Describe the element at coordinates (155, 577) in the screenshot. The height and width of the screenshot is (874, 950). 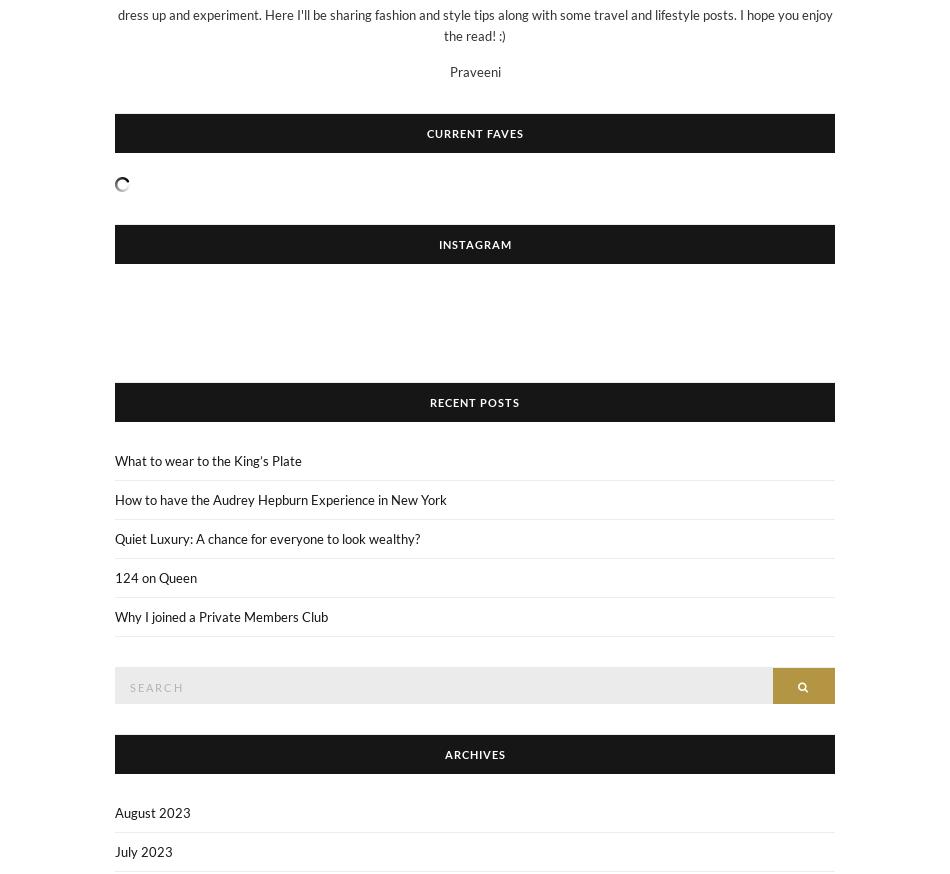
I see `'124 on Queen'` at that location.